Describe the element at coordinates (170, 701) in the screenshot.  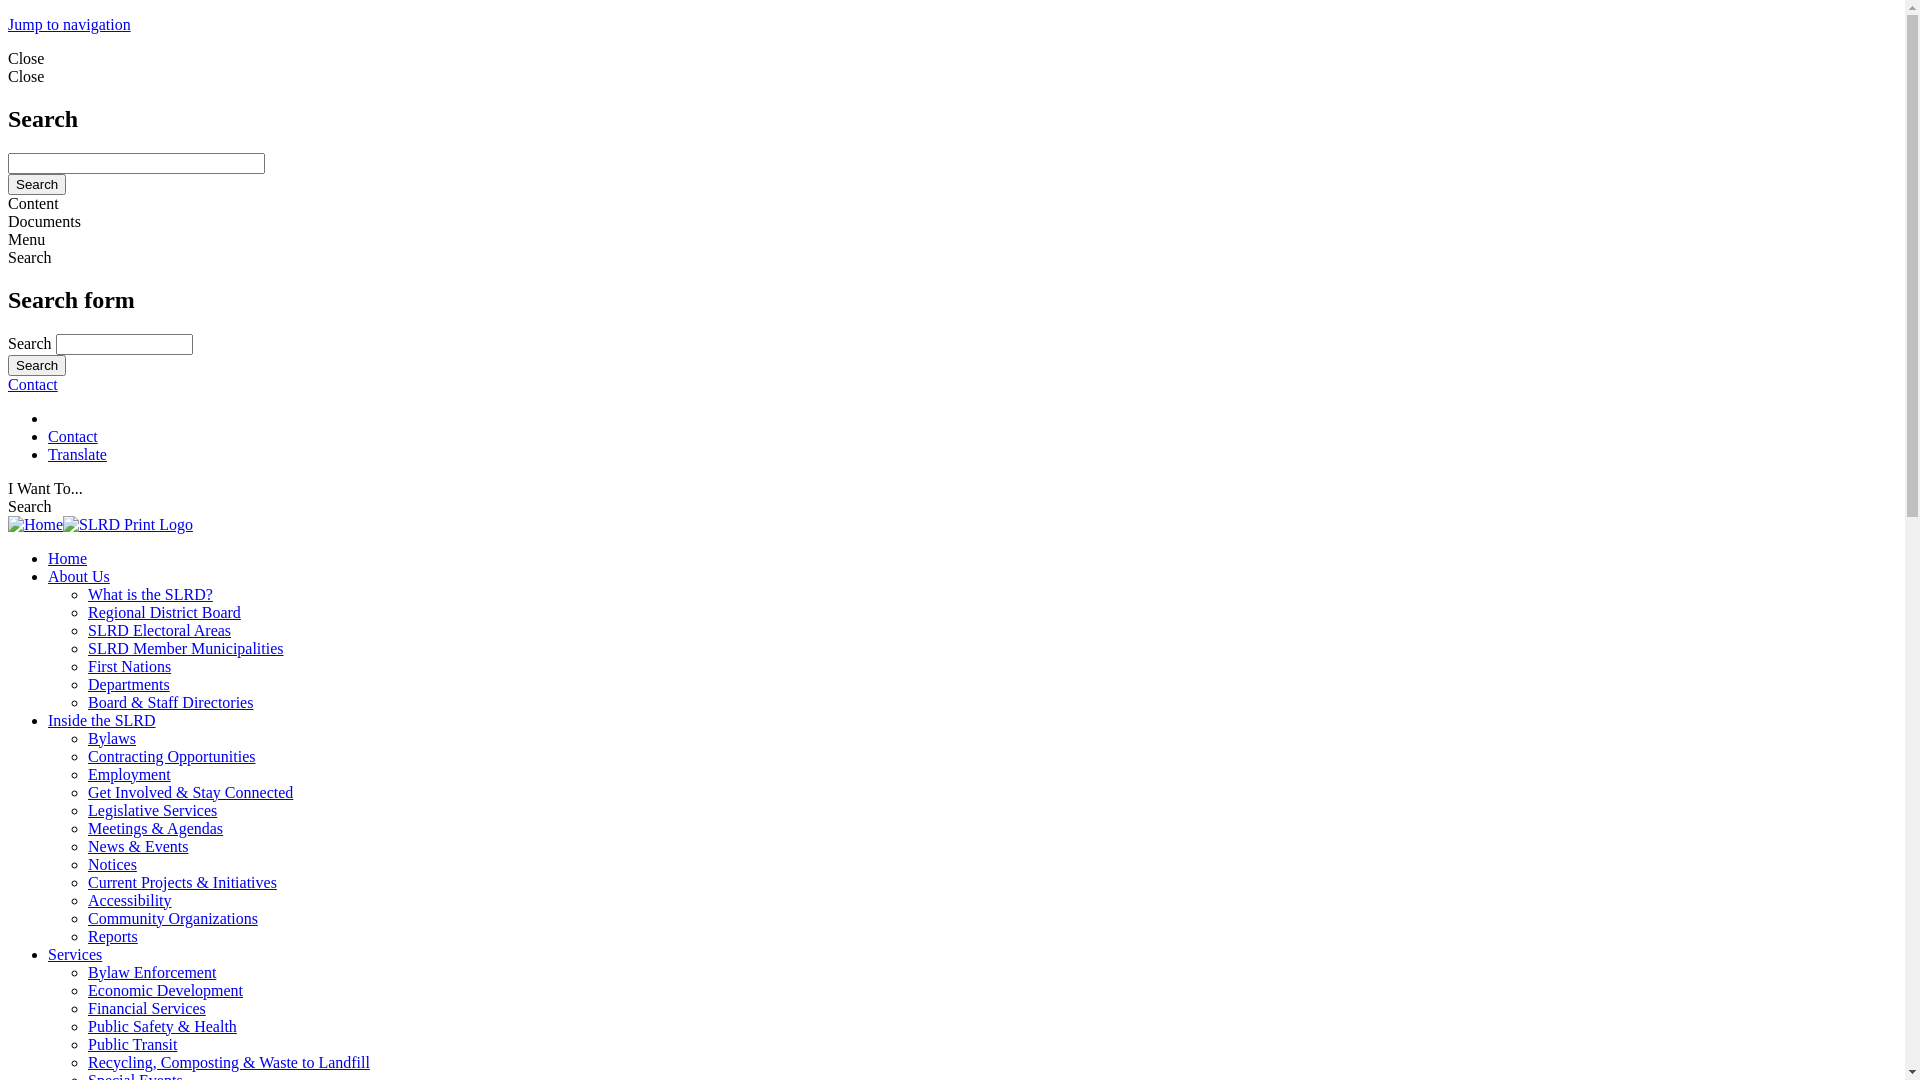
I see `'Board & Staff Directories'` at that location.